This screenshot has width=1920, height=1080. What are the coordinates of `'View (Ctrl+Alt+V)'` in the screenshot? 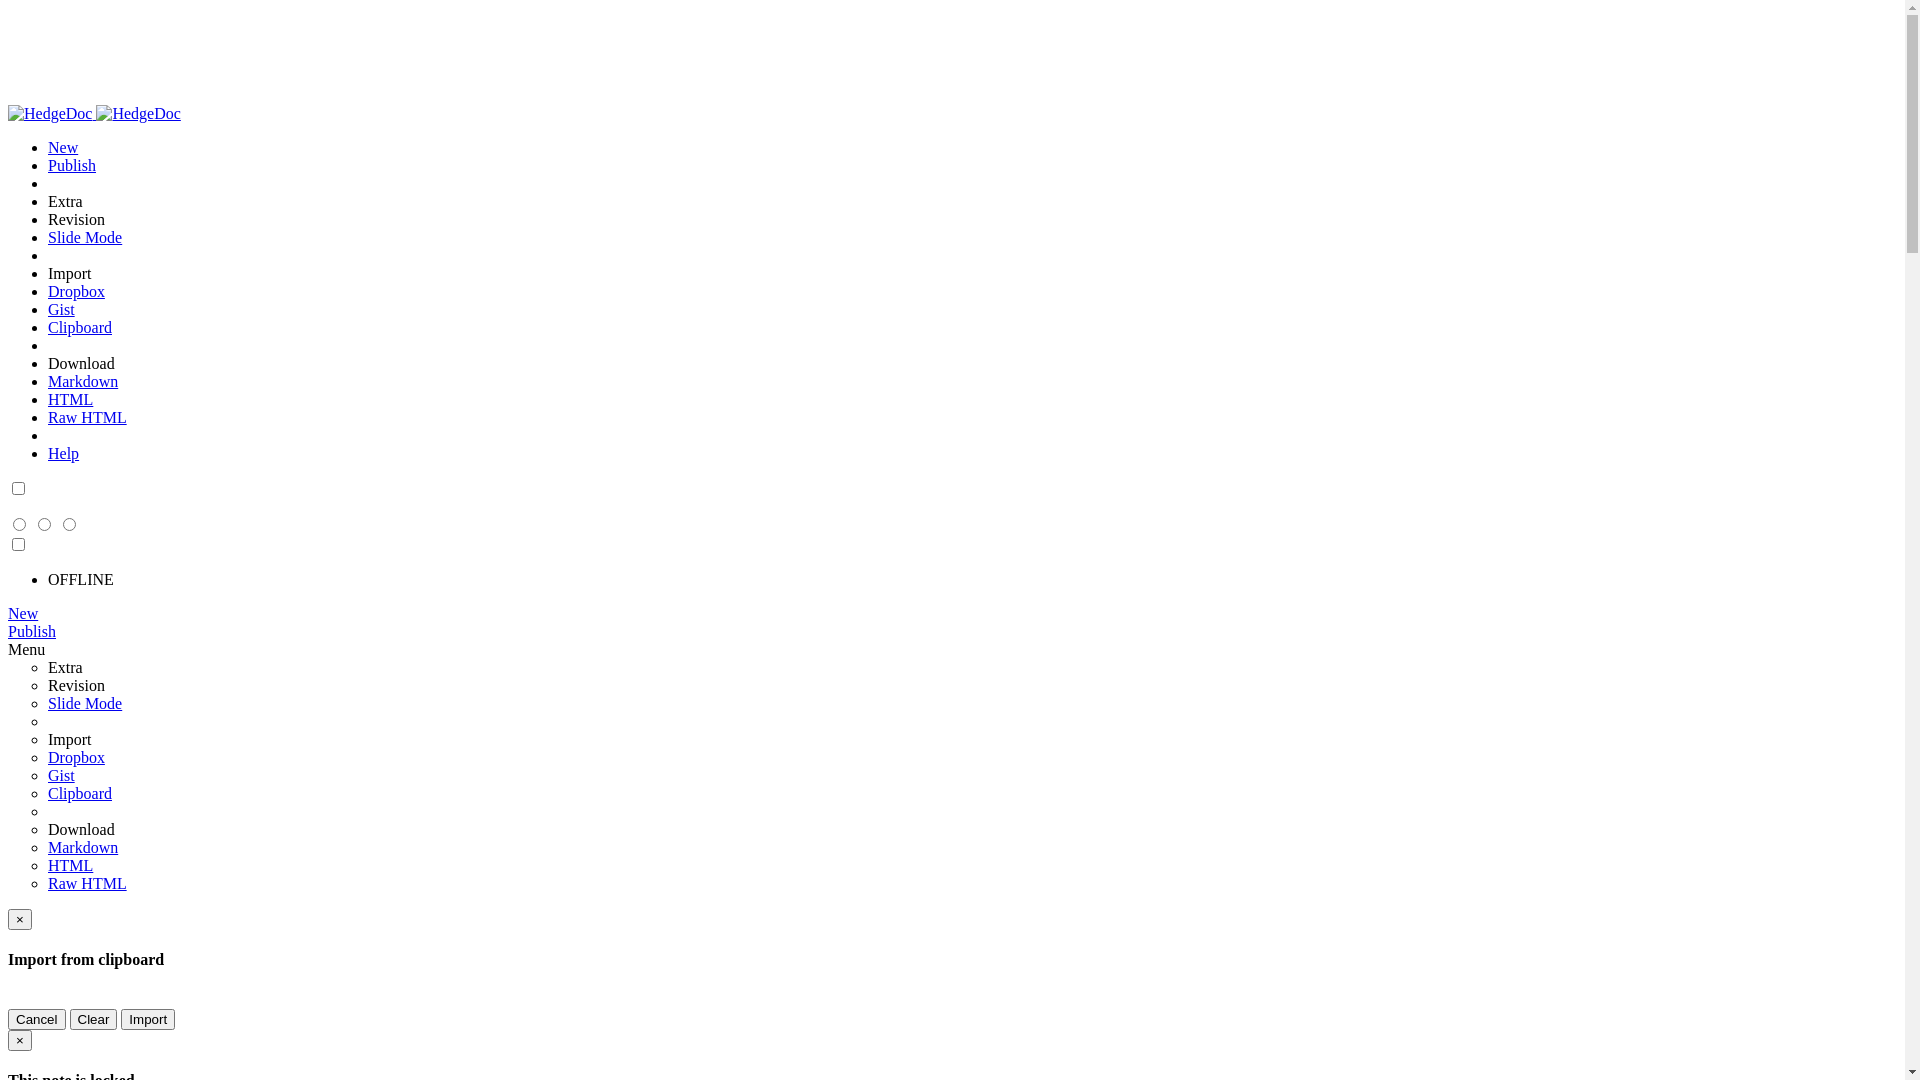 It's located at (8, 524).